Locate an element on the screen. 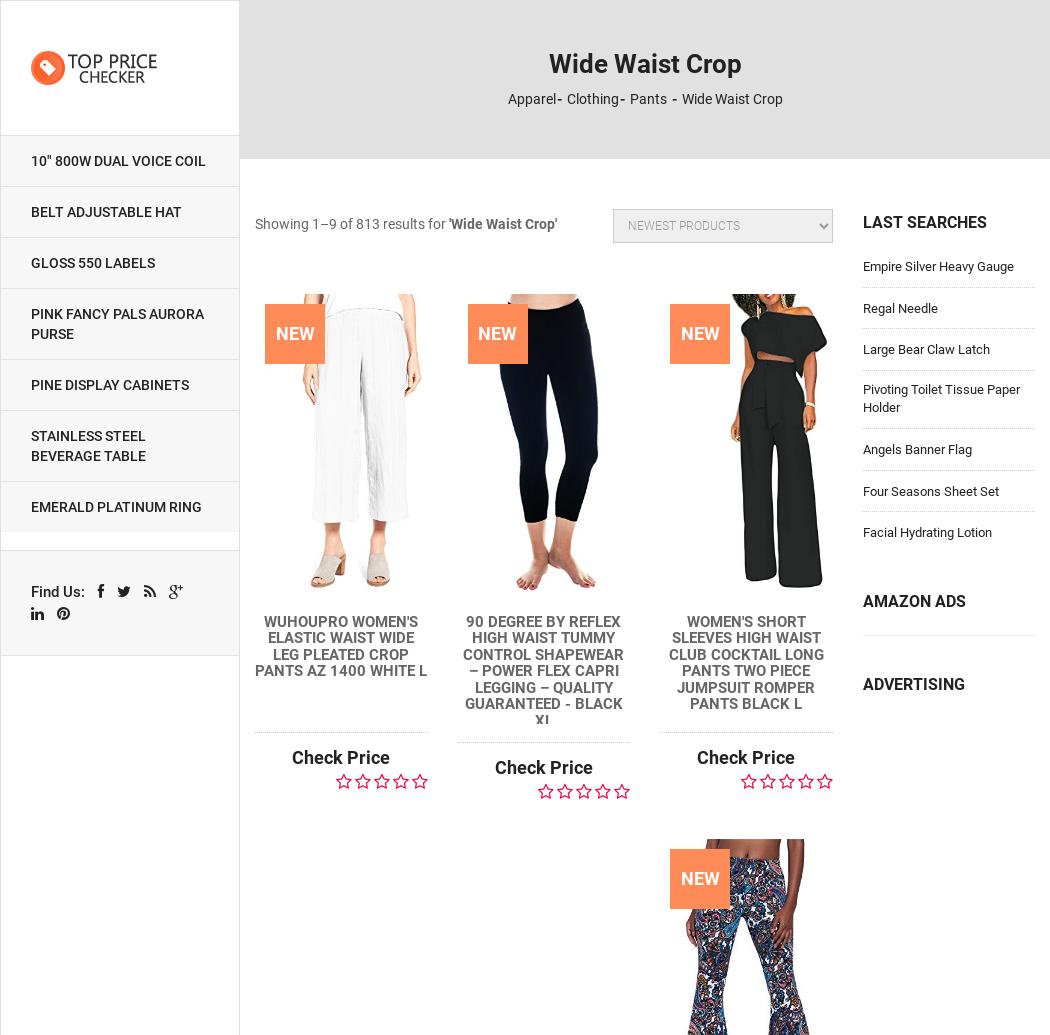 Image resolution: width=1050 pixels, height=1035 pixels. 'Facial Hydrating Lotion' is located at coordinates (926, 531).